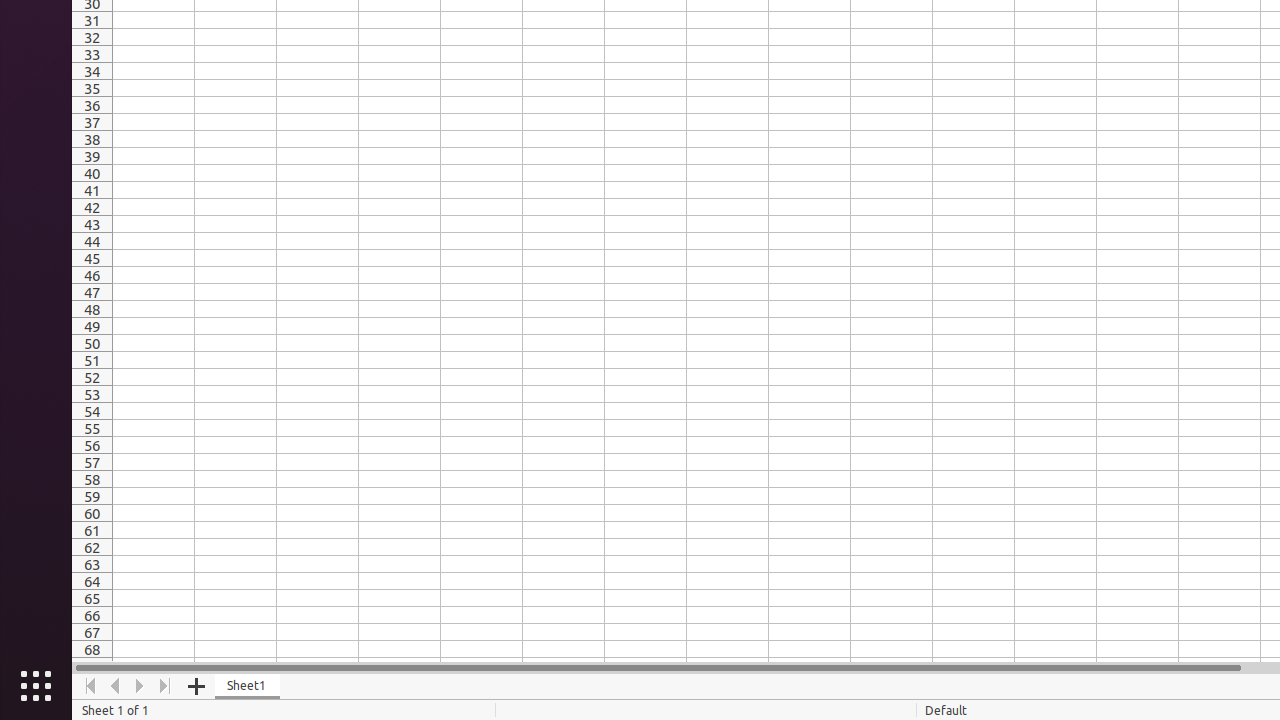 Image resolution: width=1280 pixels, height=720 pixels. Describe the element at coordinates (114, 685) in the screenshot. I see `'Move Left'` at that location.